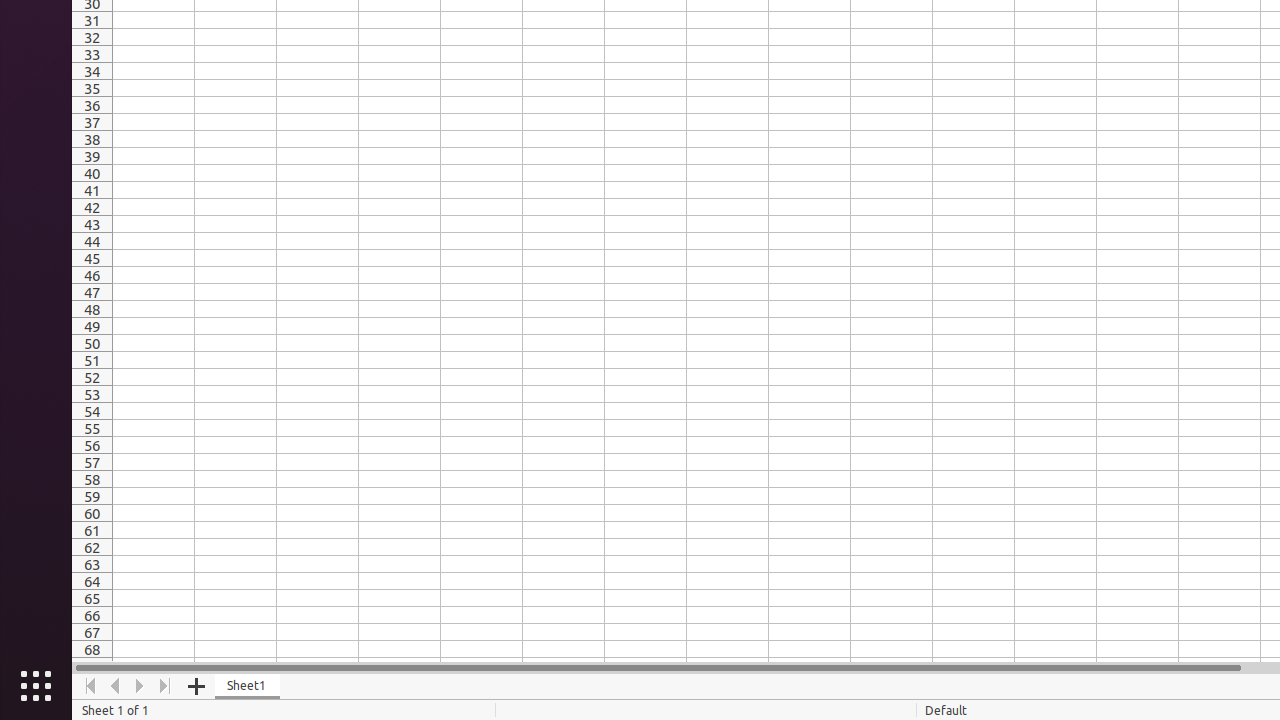 Image resolution: width=1280 pixels, height=720 pixels. Describe the element at coordinates (114, 685) in the screenshot. I see `'Move Left'` at that location.